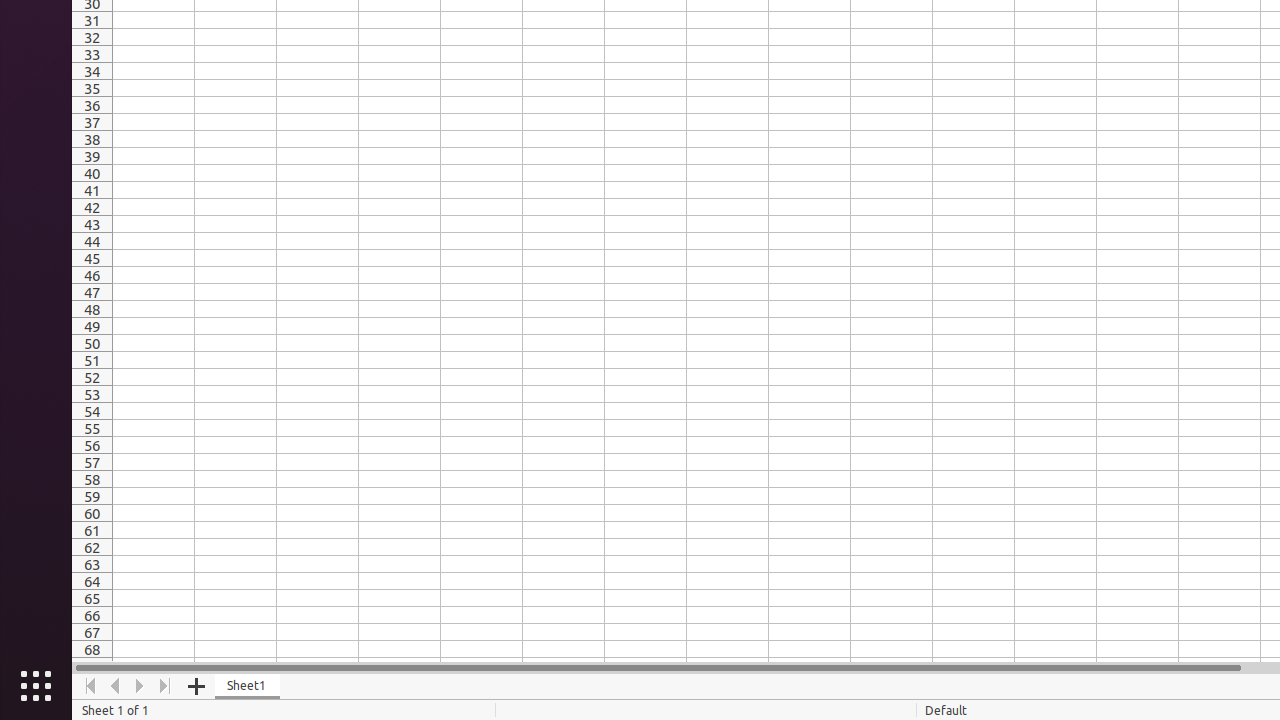 Image resolution: width=1280 pixels, height=720 pixels. Describe the element at coordinates (114, 685) in the screenshot. I see `'Move Left'` at that location.